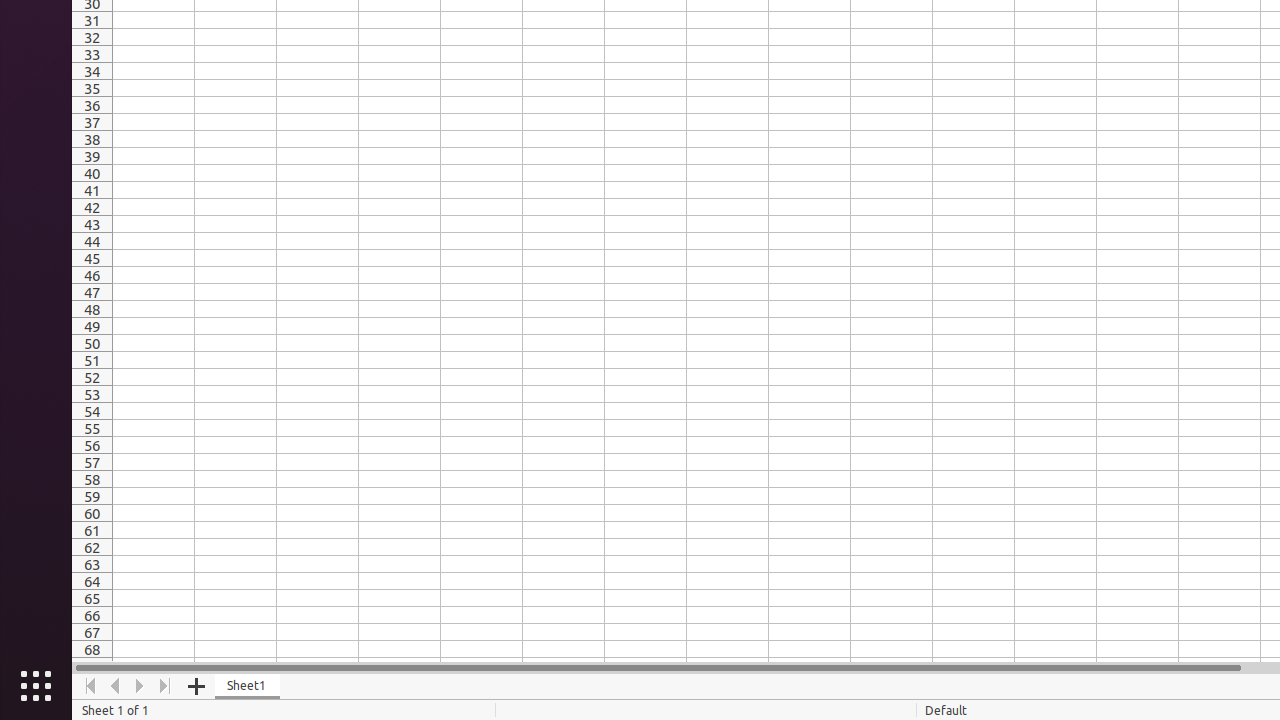 Image resolution: width=1280 pixels, height=720 pixels. Describe the element at coordinates (114, 685) in the screenshot. I see `'Move Left'` at that location.